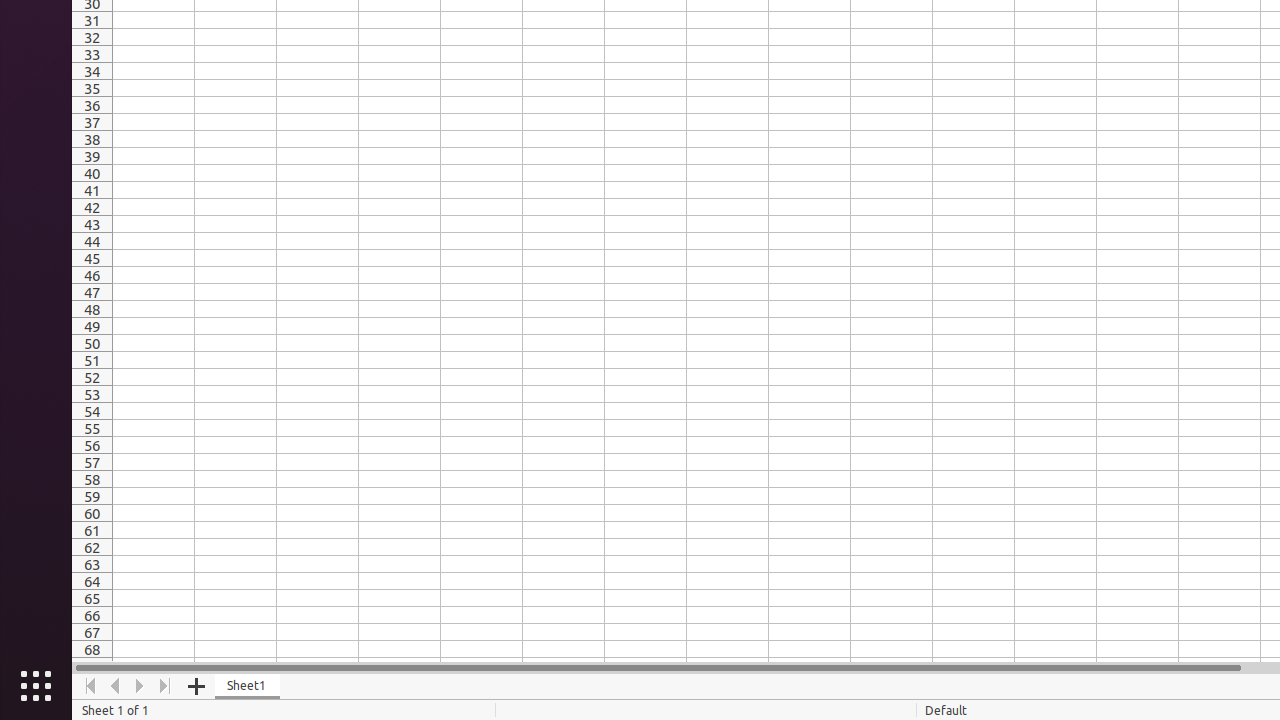 Image resolution: width=1280 pixels, height=720 pixels. Describe the element at coordinates (114, 685) in the screenshot. I see `'Move Left'` at that location.